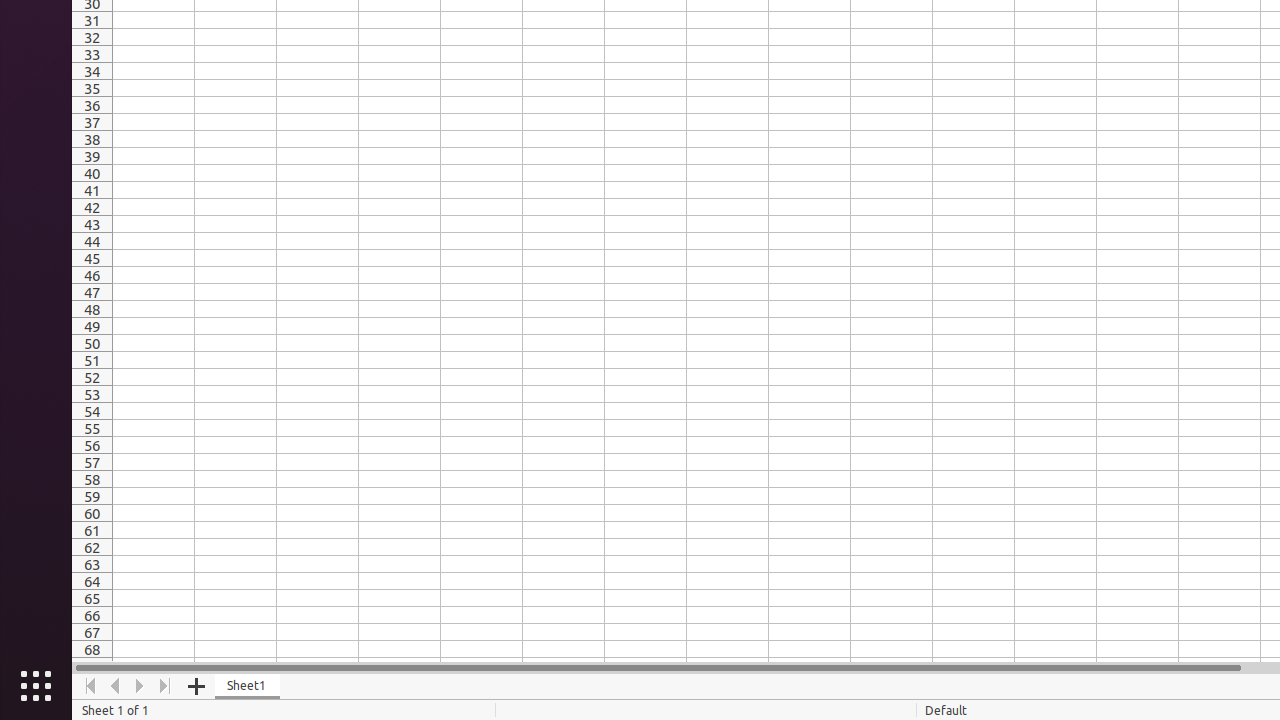 Image resolution: width=1280 pixels, height=720 pixels. Describe the element at coordinates (114, 685) in the screenshot. I see `'Move Left'` at that location.